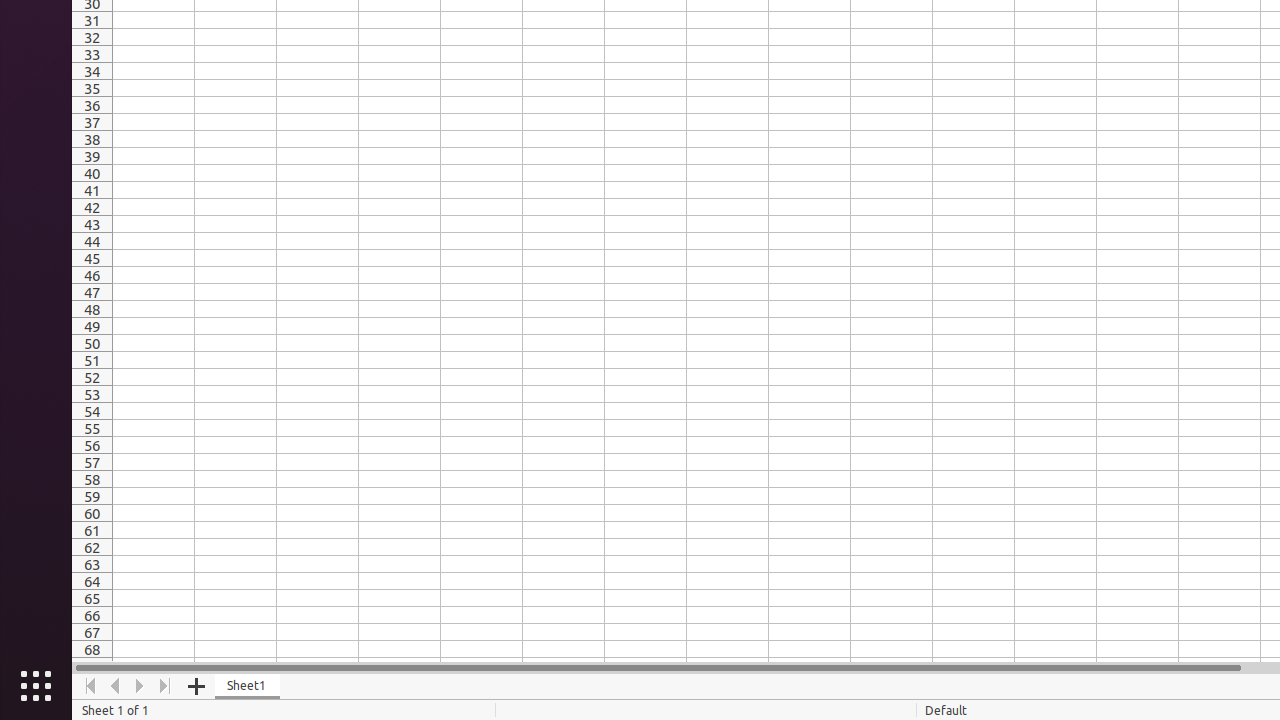 Image resolution: width=1280 pixels, height=720 pixels. Describe the element at coordinates (114, 685) in the screenshot. I see `'Move Left'` at that location.